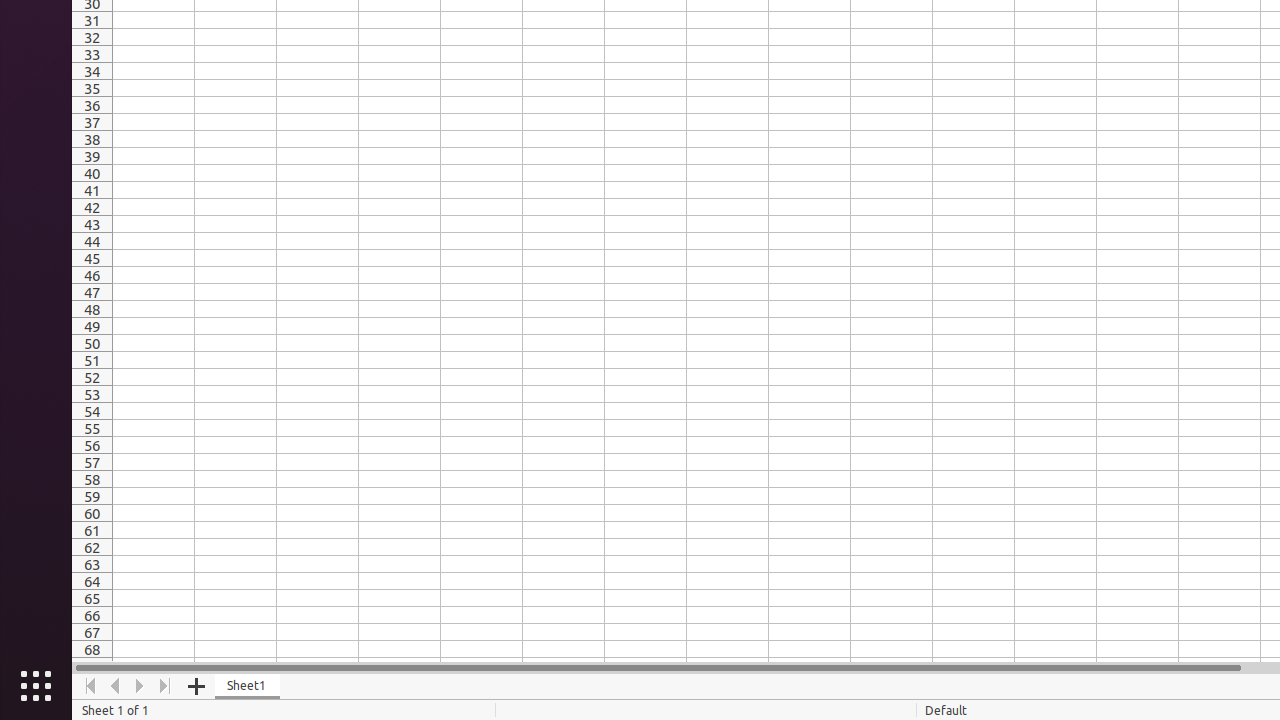 Image resolution: width=1280 pixels, height=720 pixels. Describe the element at coordinates (114, 685) in the screenshot. I see `'Move Left'` at that location.